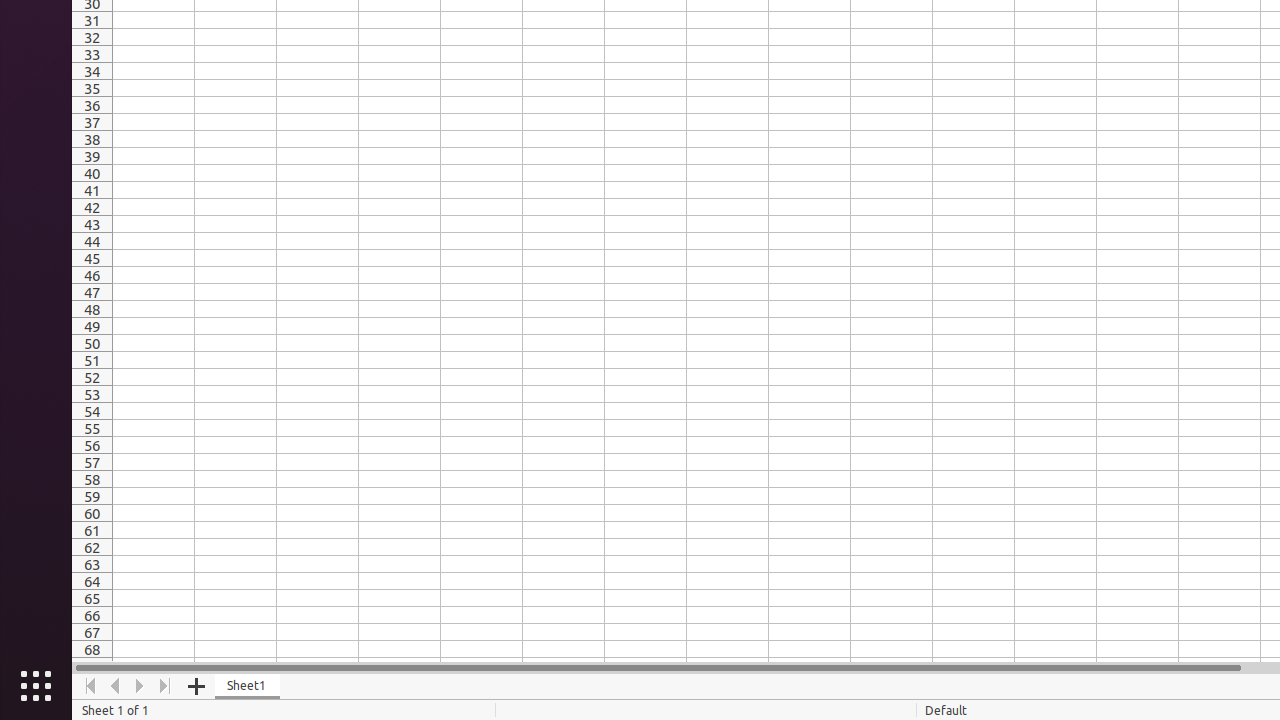 Image resolution: width=1280 pixels, height=720 pixels. Describe the element at coordinates (114, 685) in the screenshot. I see `'Move Left'` at that location.